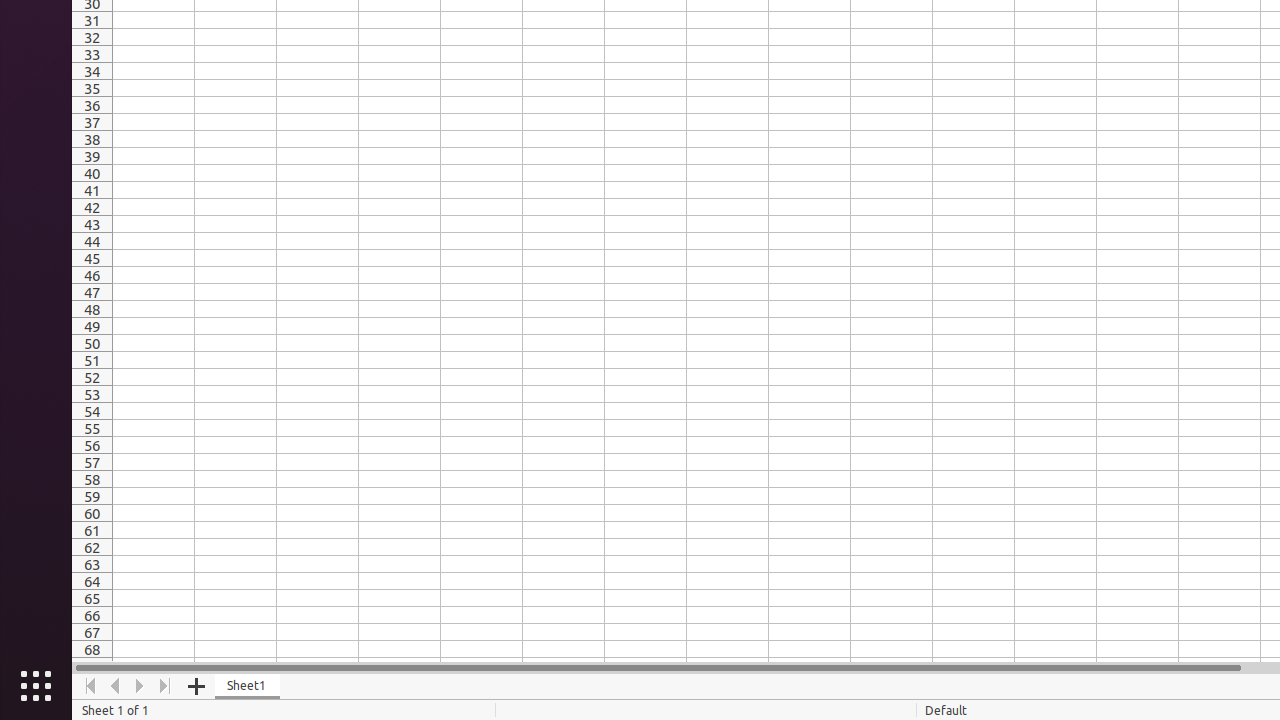 Image resolution: width=1280 pixels, height=720 pixels. Describe the element at coordinates (114, 685) in the screenshot. I see `'Move Left'` at that location.